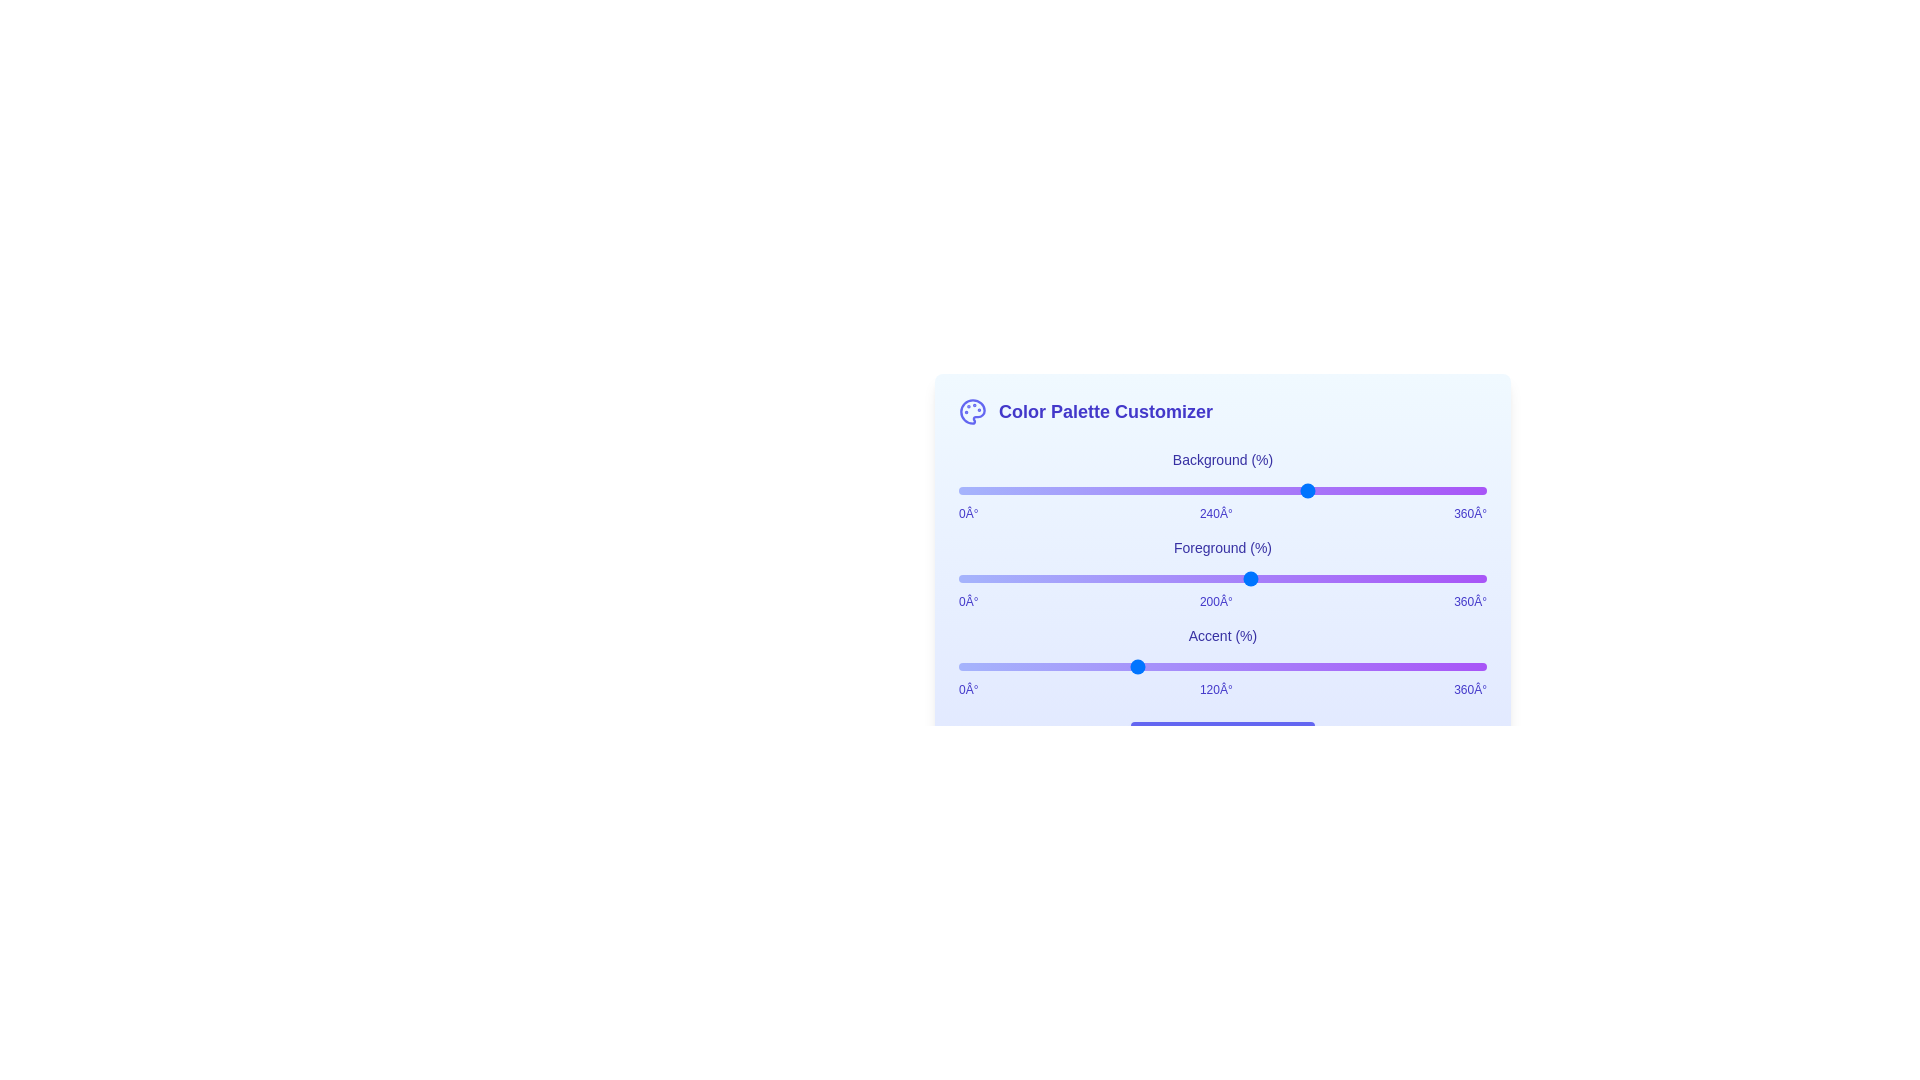 The width and height of the screenshot is (1920, 1080). What do you see at coordinates (1462, 578) in the screenshot?
I see `the foreground color slider to set its hue value to 343°` at bounding box center [1462, 578].